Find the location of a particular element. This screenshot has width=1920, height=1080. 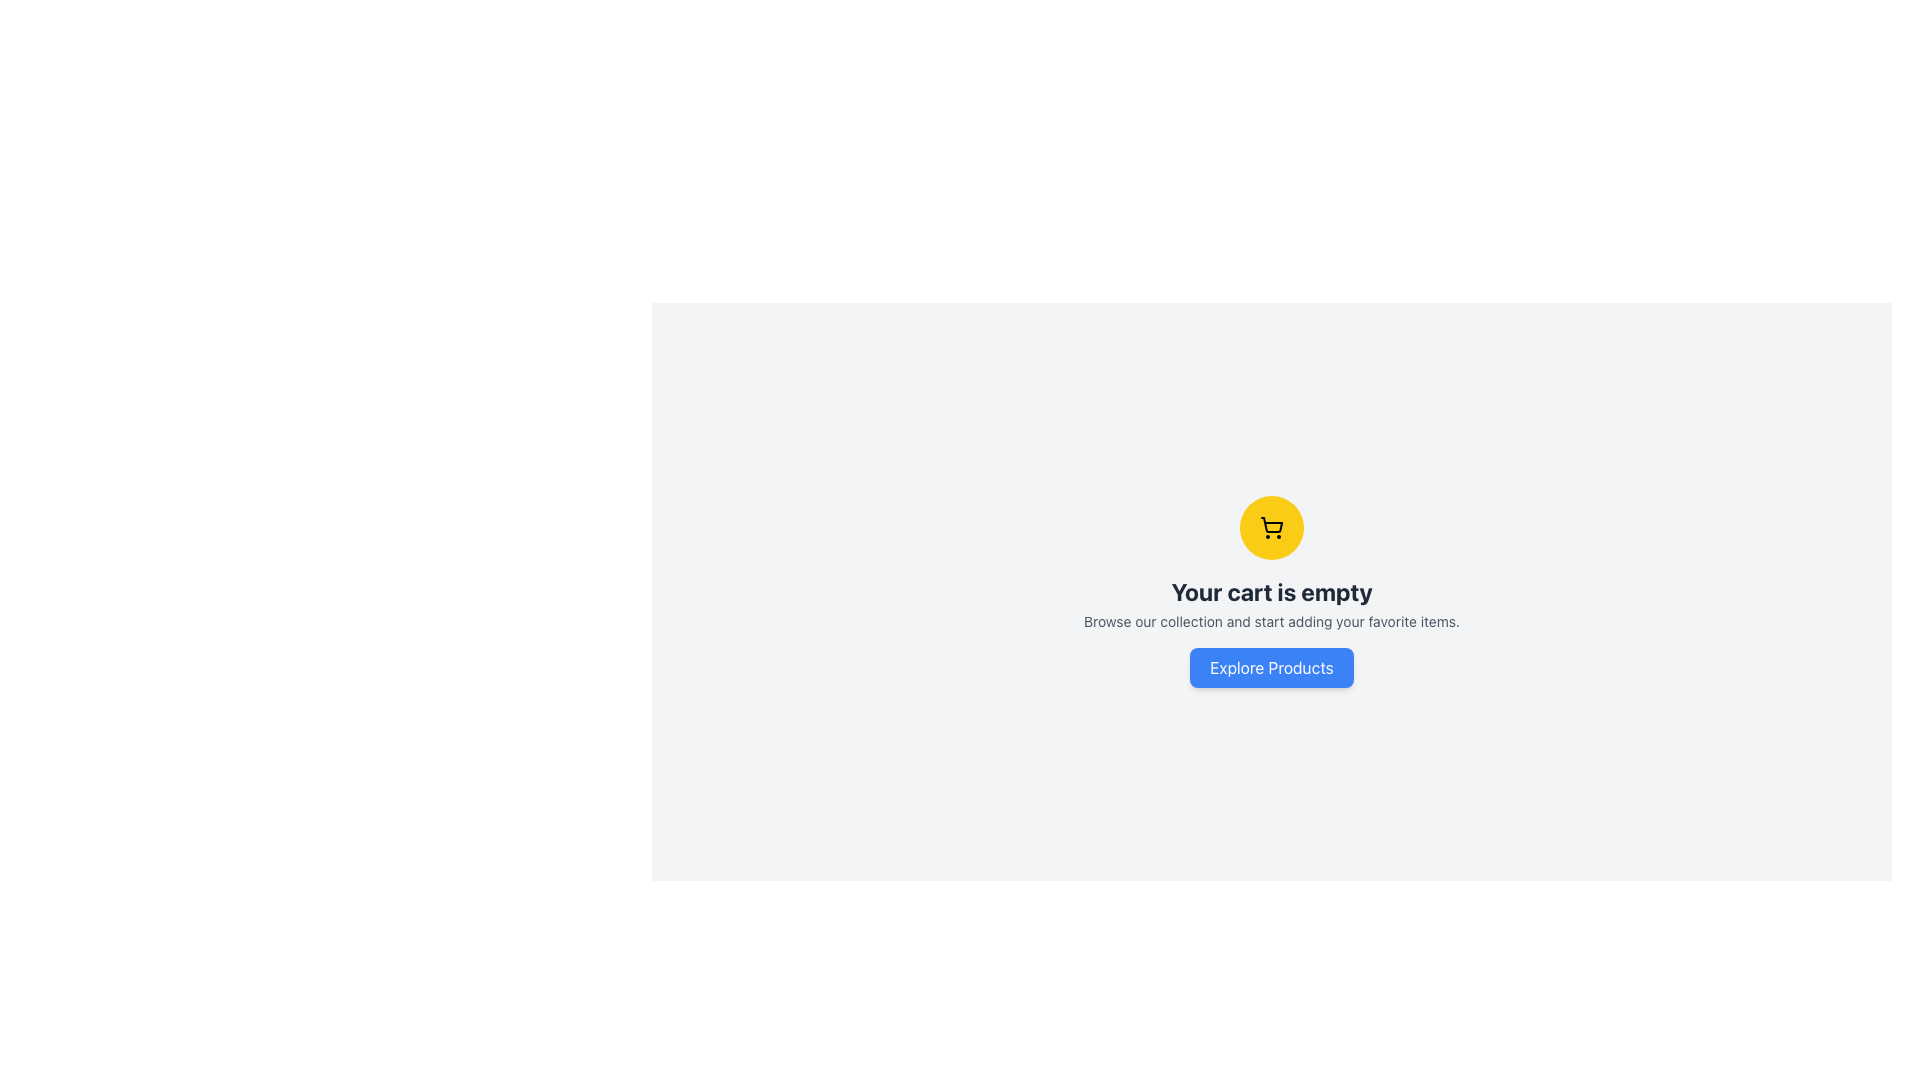

the static text element that provides a suggestion to browse items, located below the heading 'Your cart is empty' and above the blue button 'Explore Products' is located at coordinates (1271, 620).